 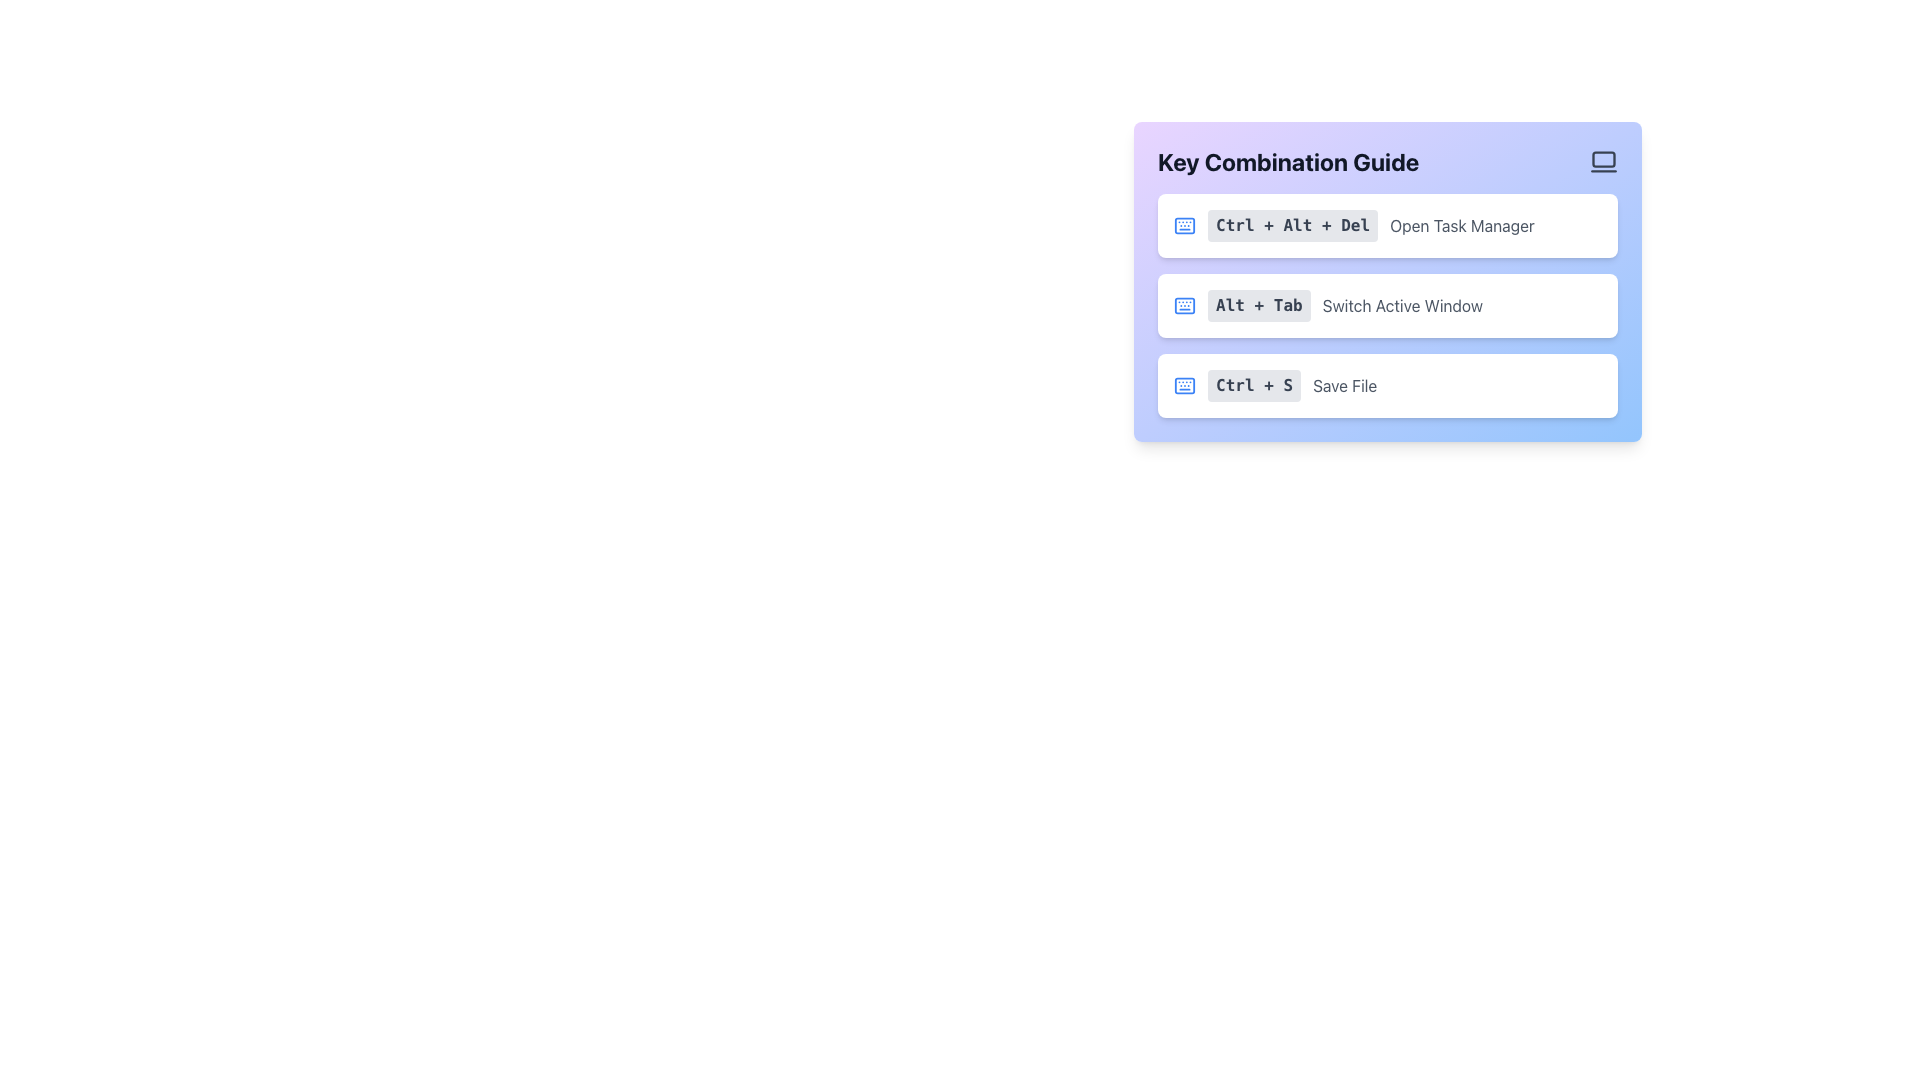 I want to click on information displayed in the Information Card that provides guidance on the keyboard shortcut 'Ctrl + Alt + Del' and its function 'Open Task Manager', so click(x=1386, y=225).